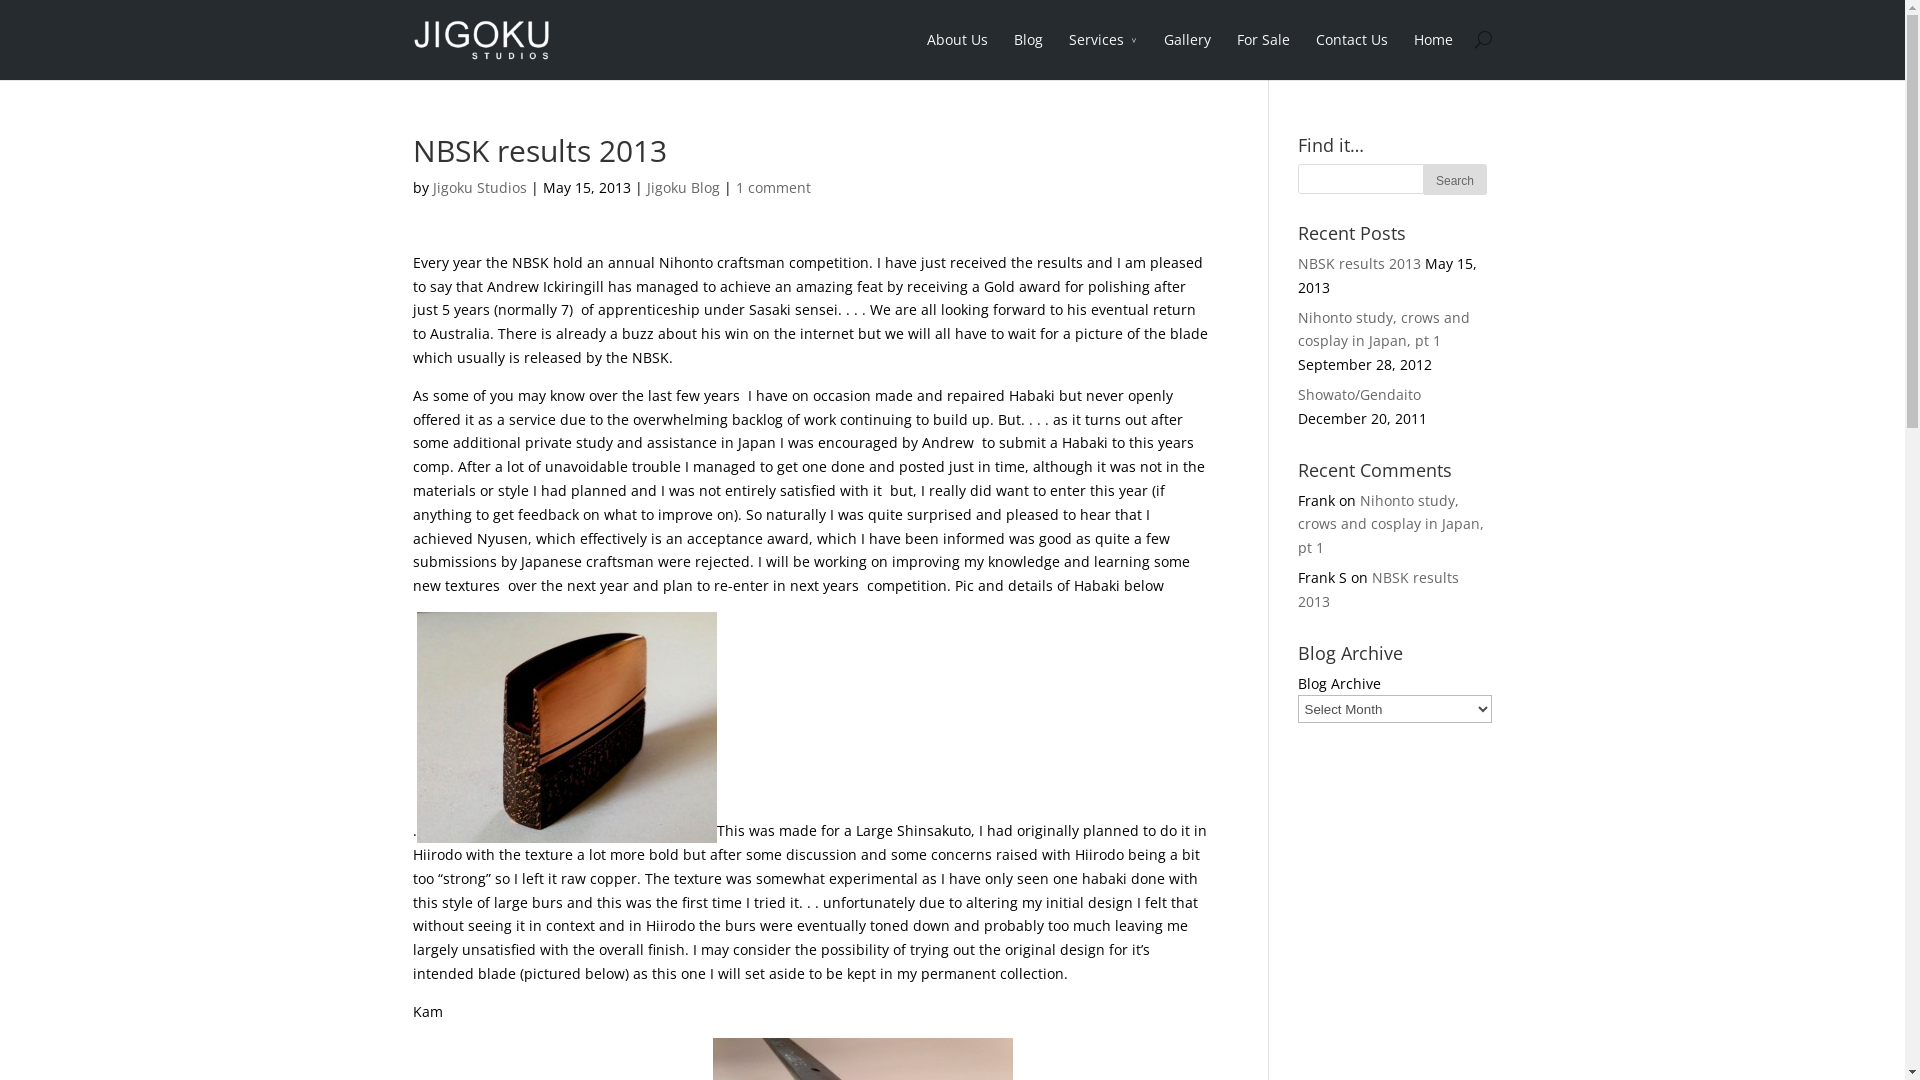  What do you see at coordinates (1359, 262) in the screenshot?
I see `'NBSK results 2013'` at bounding box center [1359, 262].